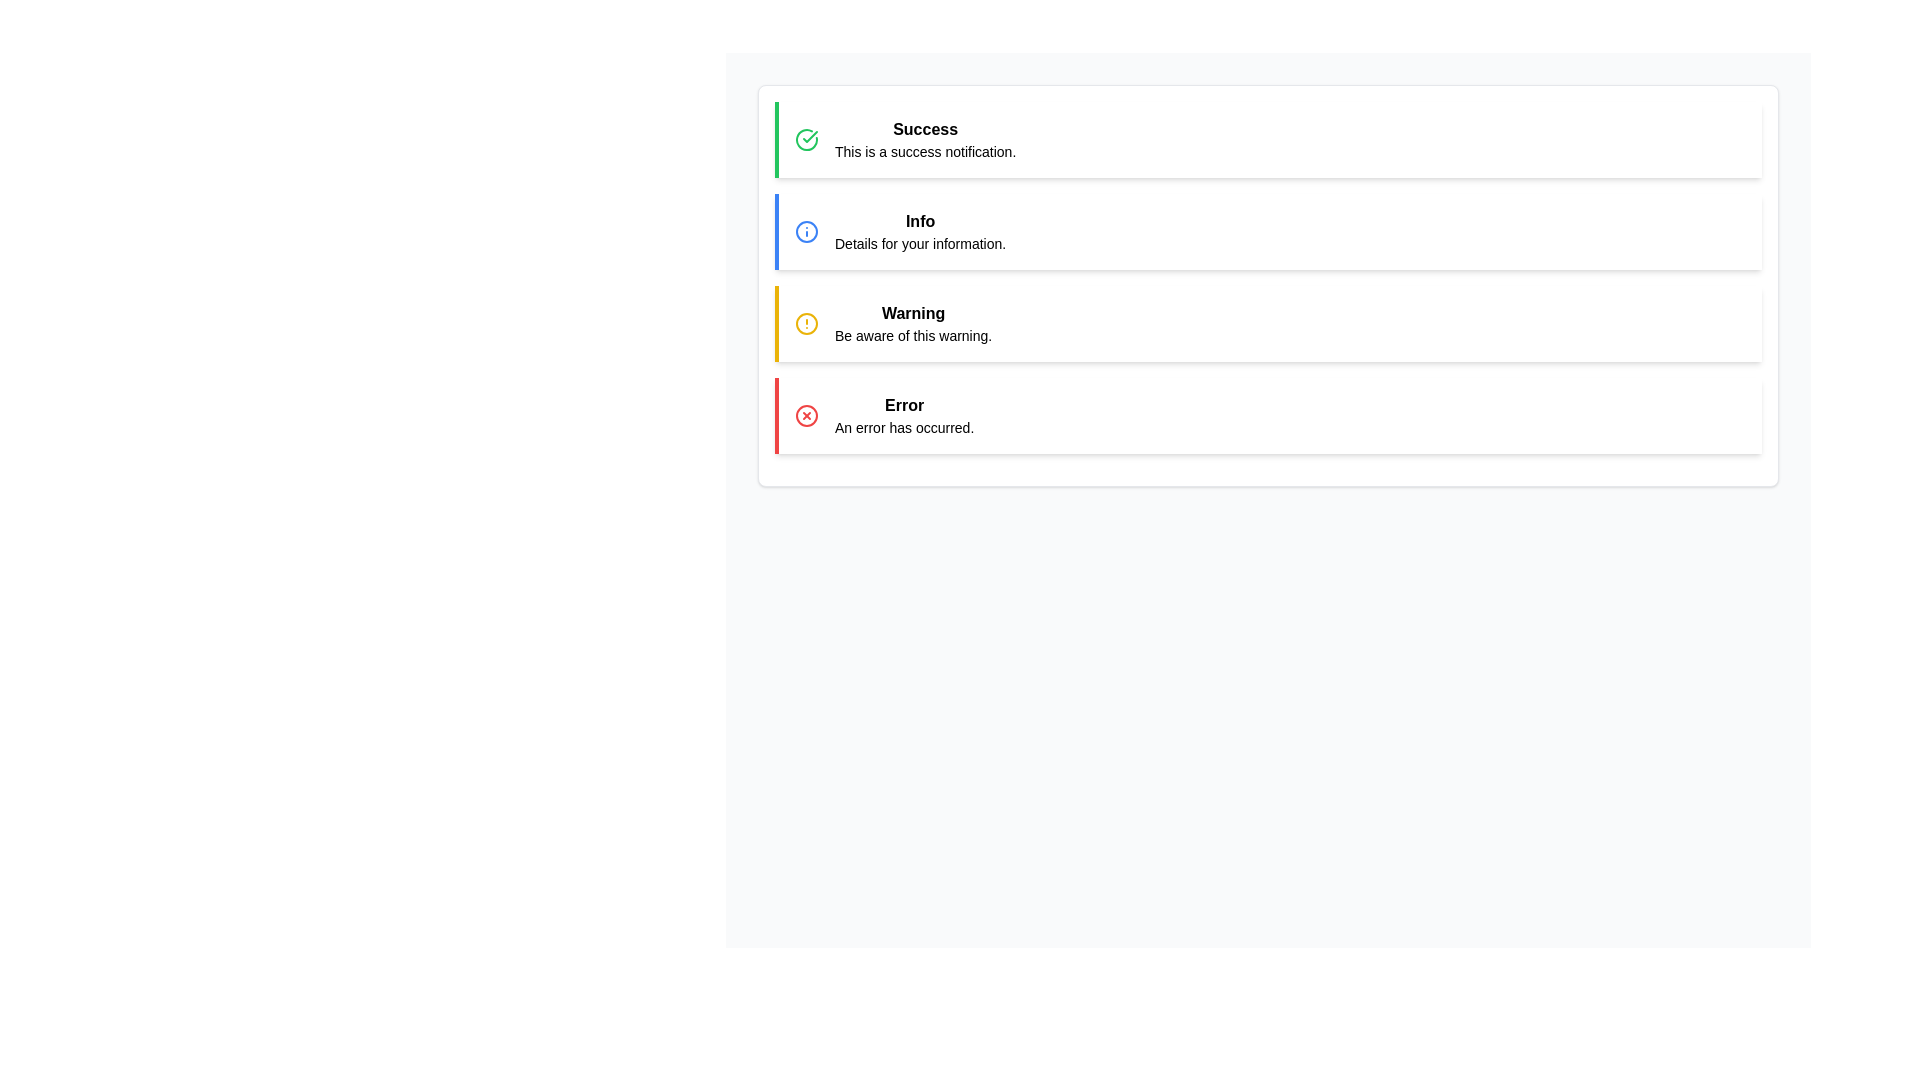 This screenshot has width=1920, height=1080. What do you see at coordinates (806, 415) in the screenshot?
I see `the error icon located at the leftmost side of the 'Error' notification card, which precedes the text 'Error' and 'An error has occurred.'` at bounding box center [806, 415].